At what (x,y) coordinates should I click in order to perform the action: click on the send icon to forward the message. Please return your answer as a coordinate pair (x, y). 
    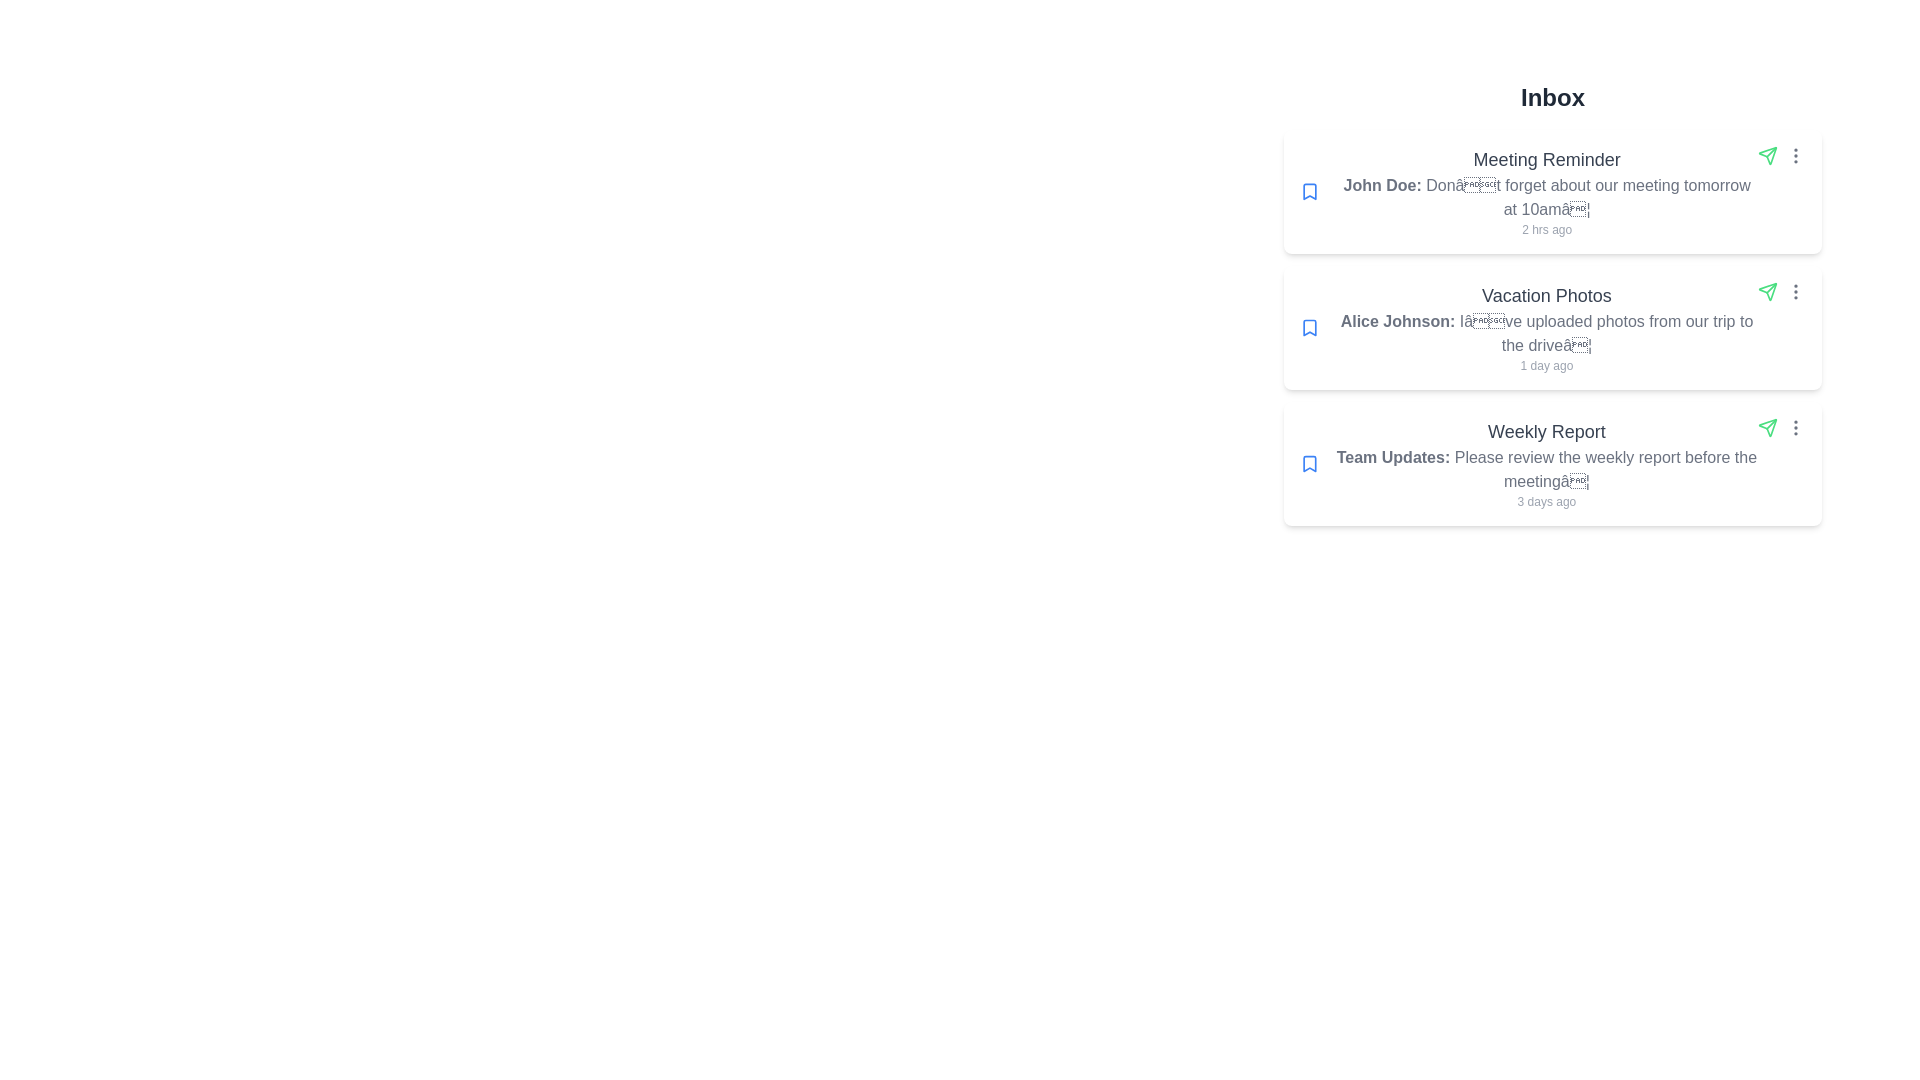
    Looking at the image, I should click on (1767, 154).